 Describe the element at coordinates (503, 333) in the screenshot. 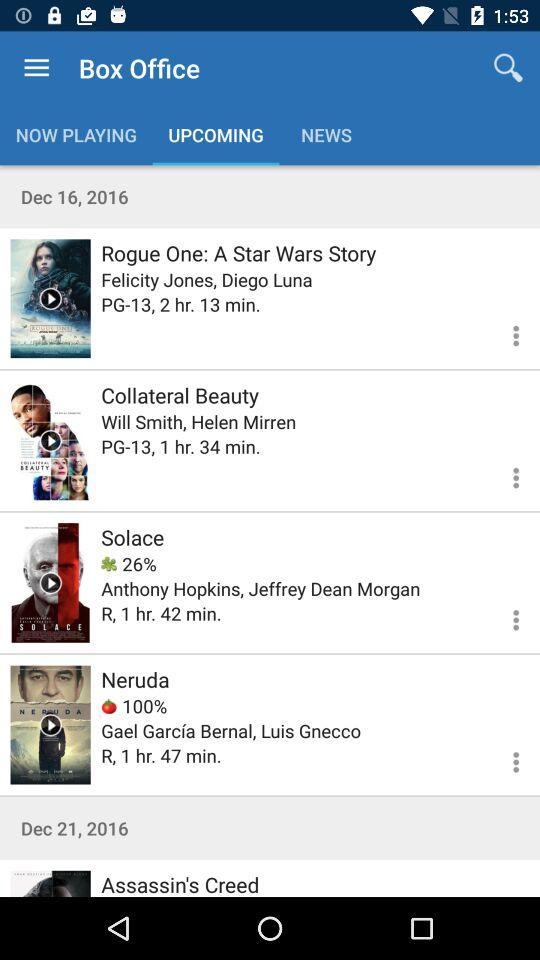

I see `more options` at that location.